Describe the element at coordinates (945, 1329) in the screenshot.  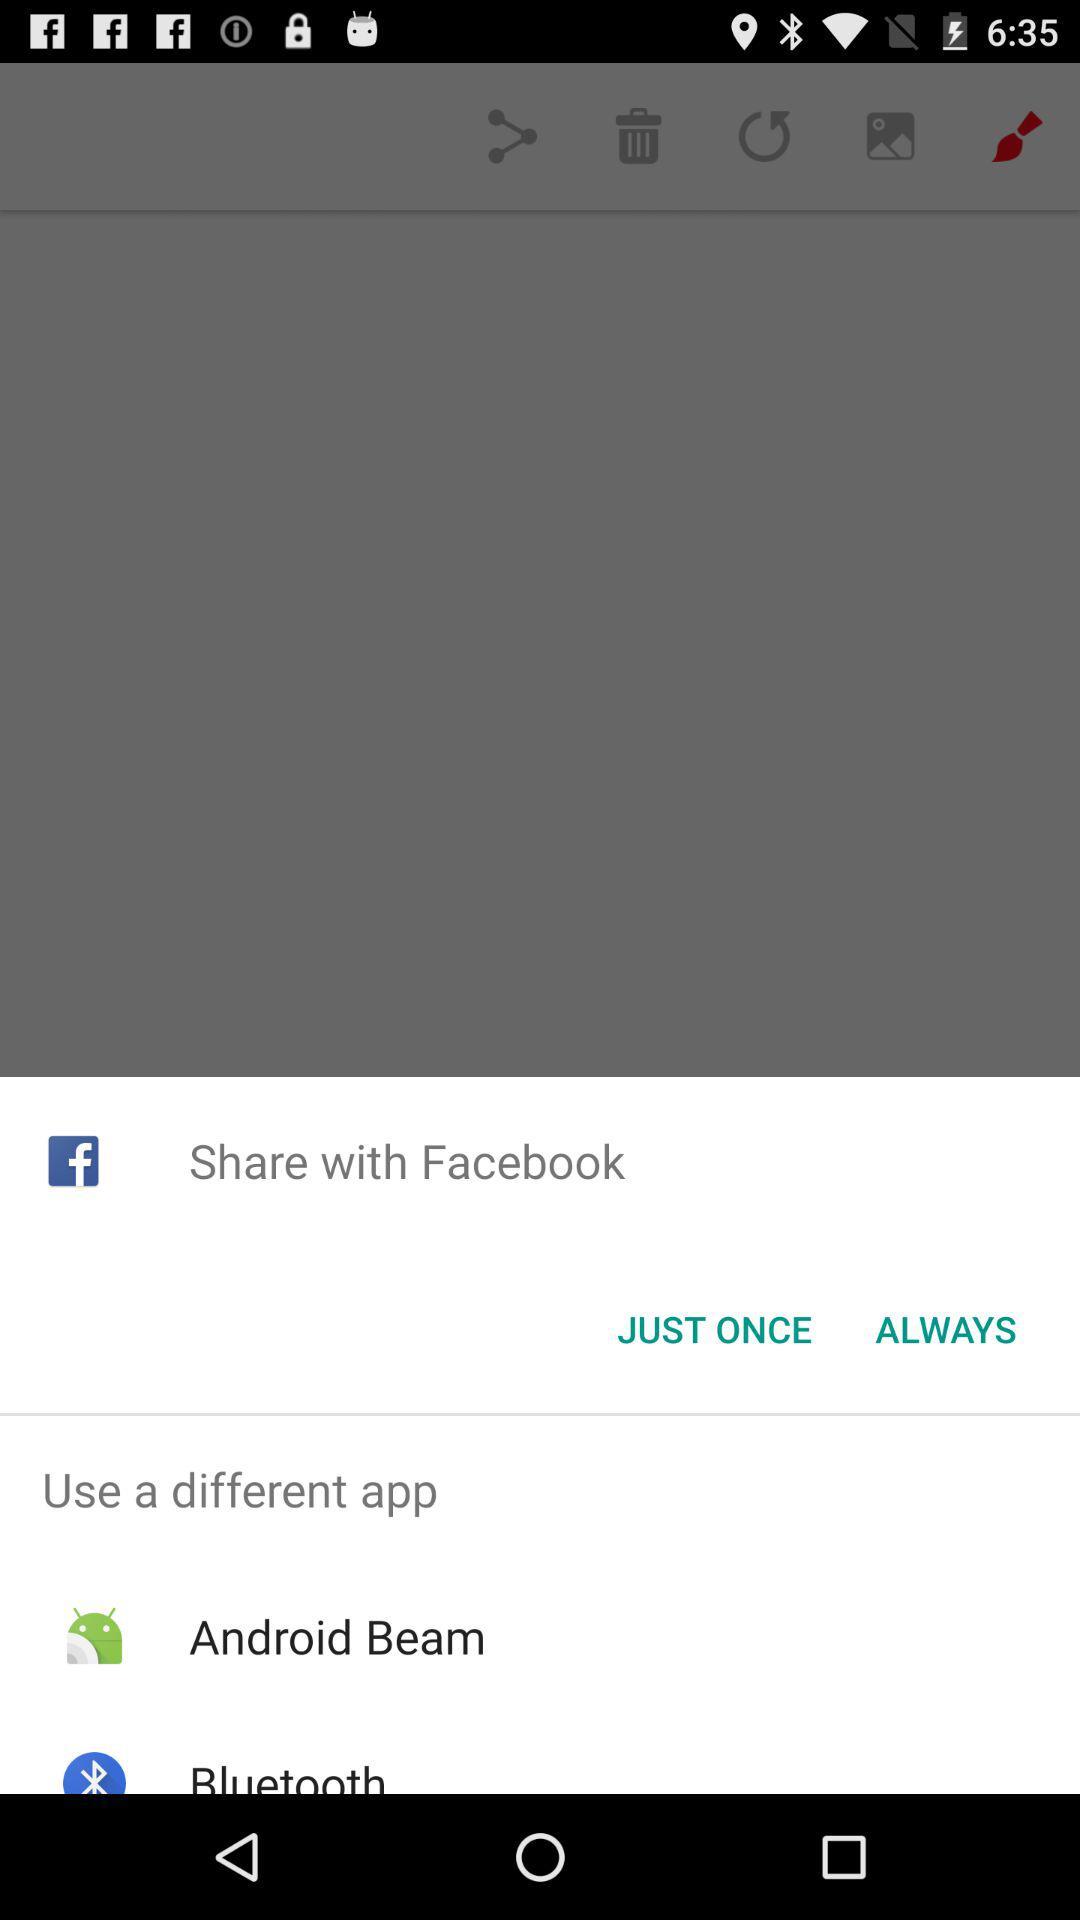
I see `item below share with facebook app` at that location.